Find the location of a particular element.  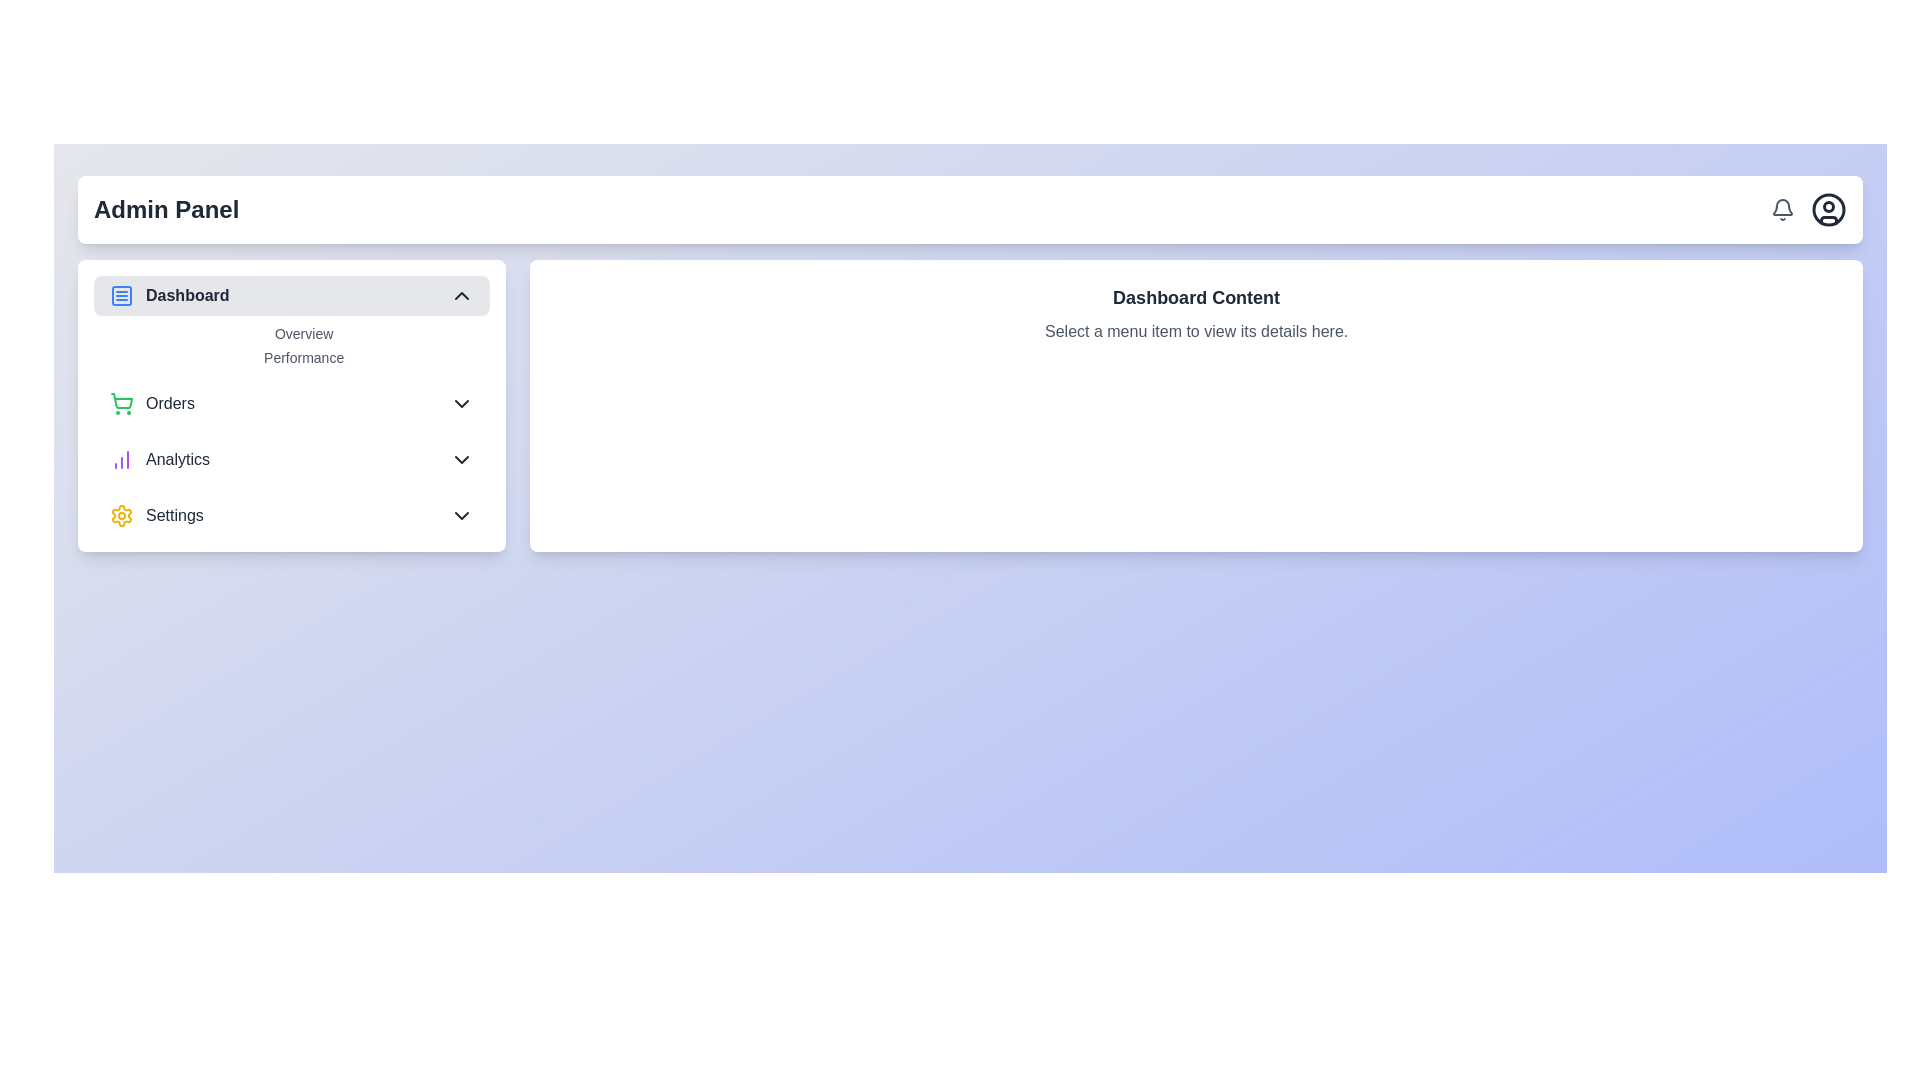

the decorative vector graphic part of the shopping cart icon located in the 'Orders' section of the sidebar, below the 'Dashboard' heading is located at coordinates (121, 401).